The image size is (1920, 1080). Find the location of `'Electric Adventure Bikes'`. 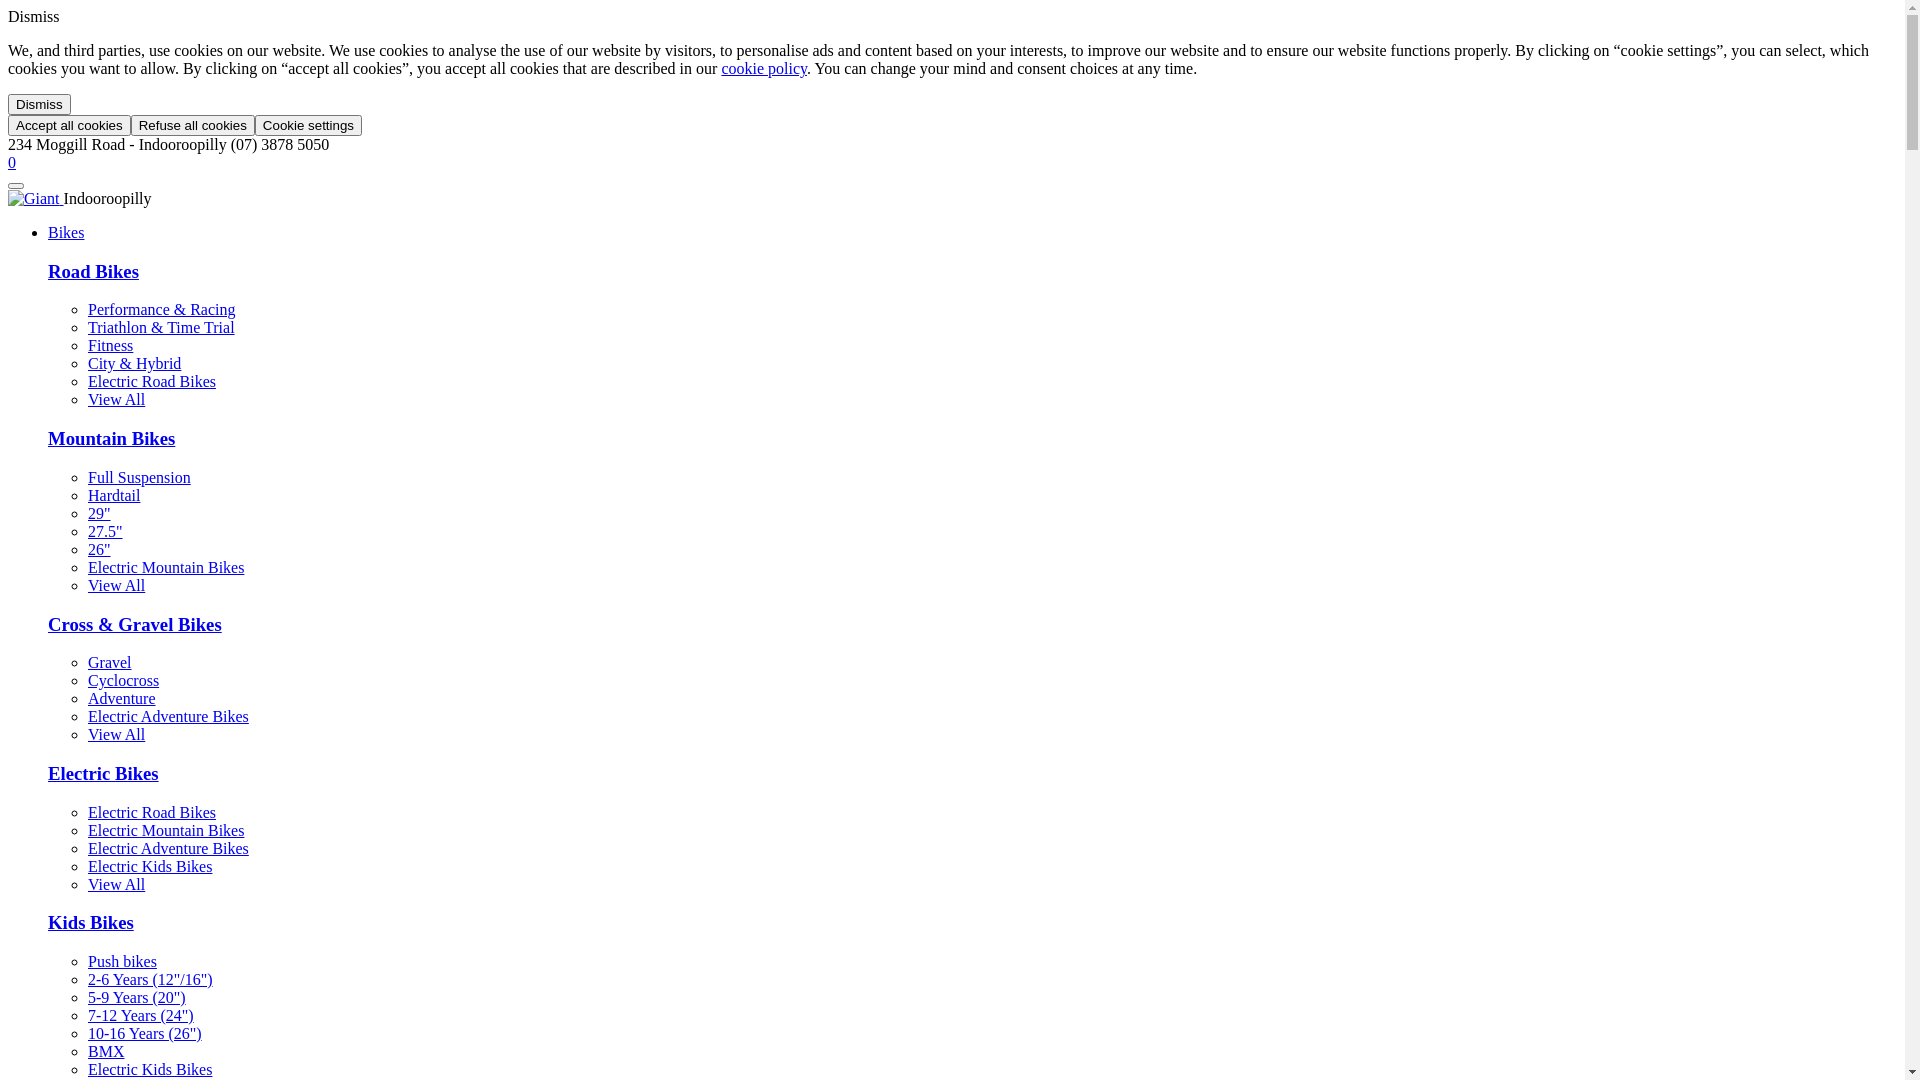

'Electric Adventure Bikes' is located at coordinates (168, 848).